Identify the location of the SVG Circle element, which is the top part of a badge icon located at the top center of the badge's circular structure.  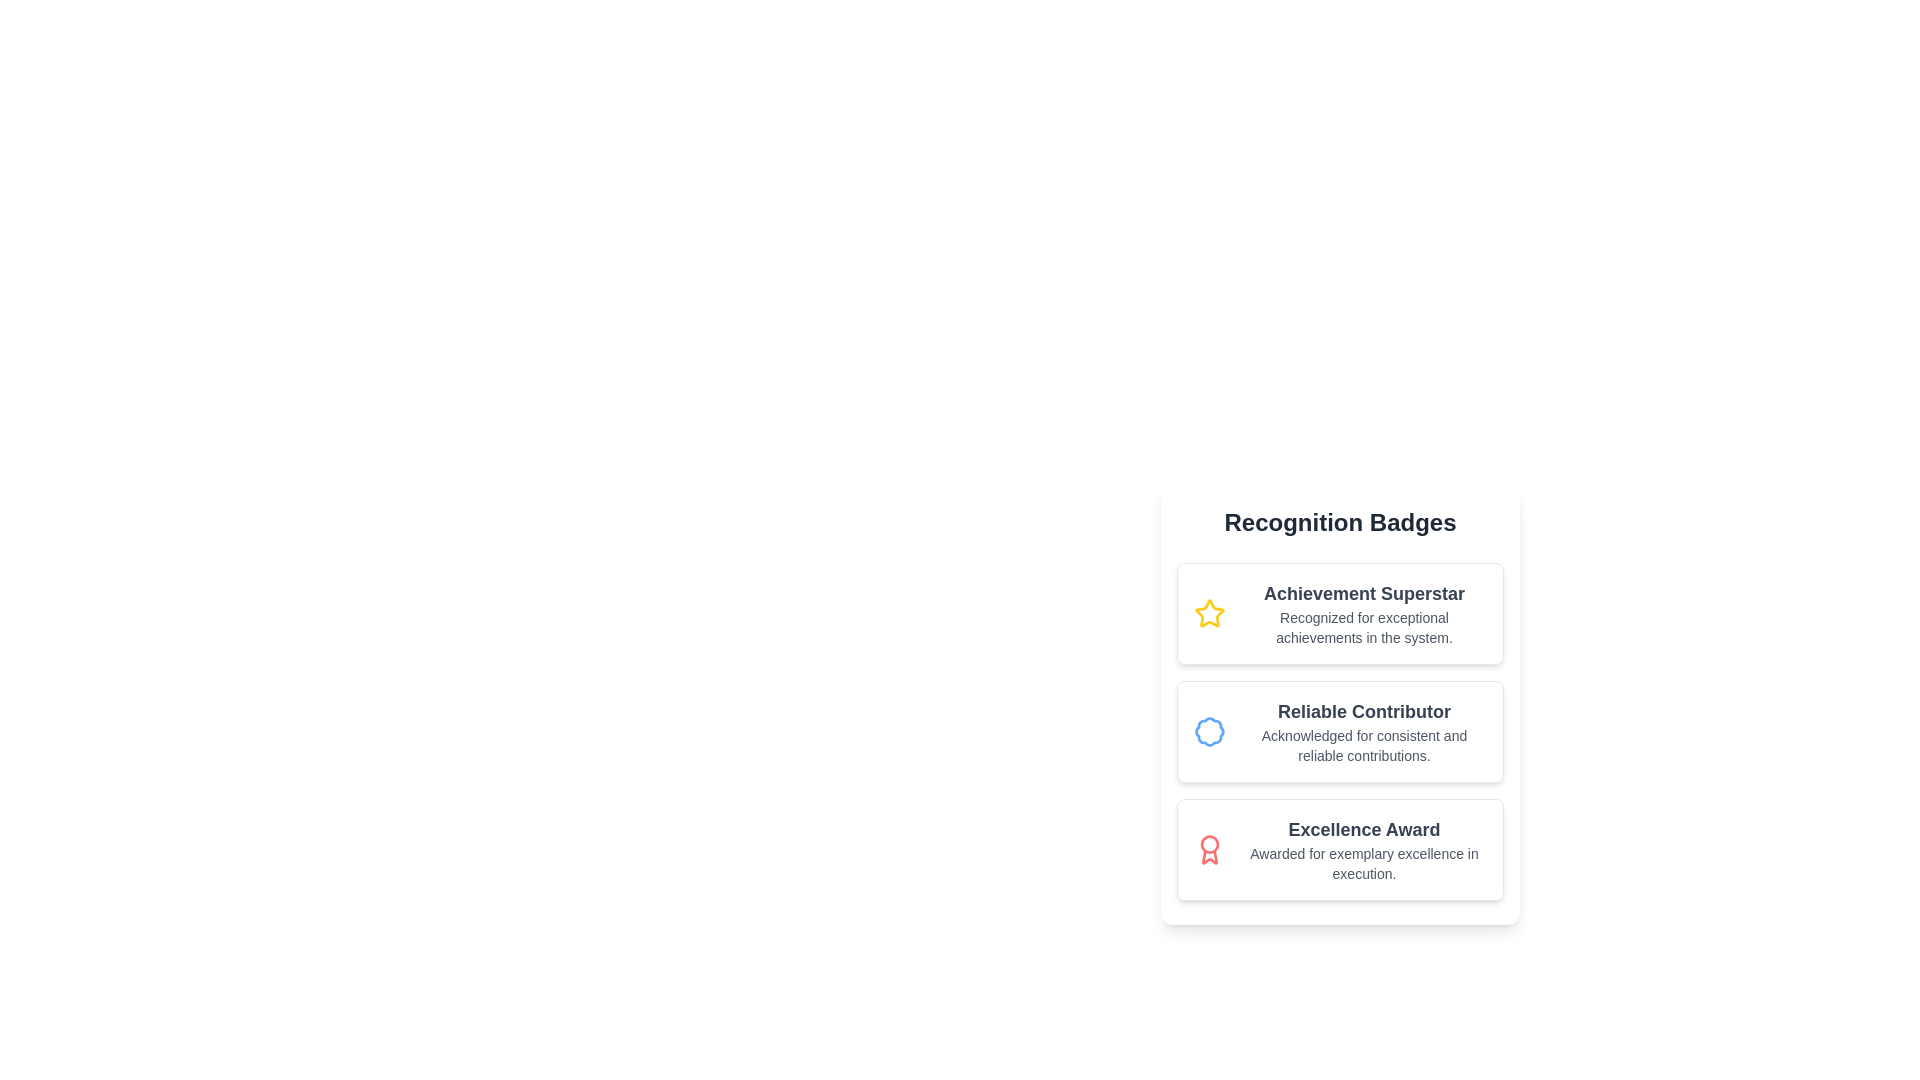
(1208, 844).